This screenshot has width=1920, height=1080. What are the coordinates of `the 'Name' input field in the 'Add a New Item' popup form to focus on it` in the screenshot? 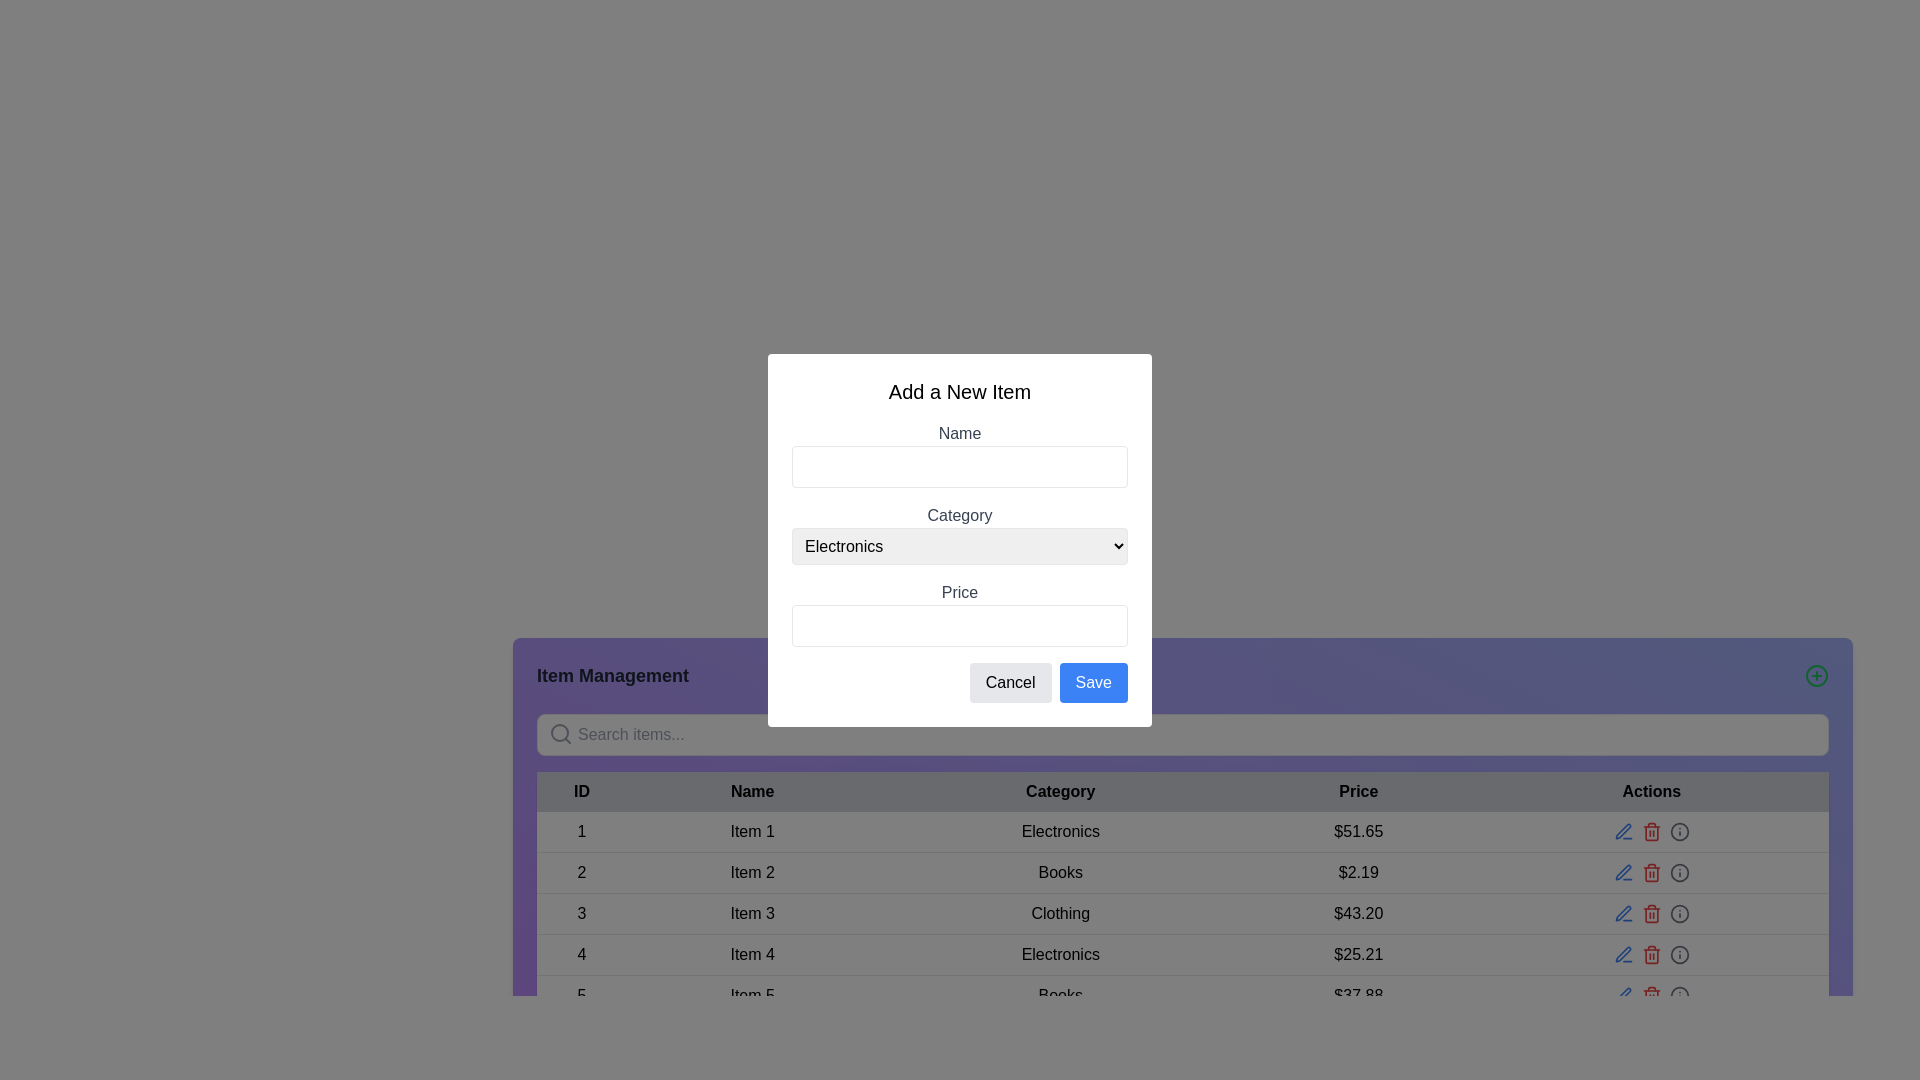 It's located at (960, 454).